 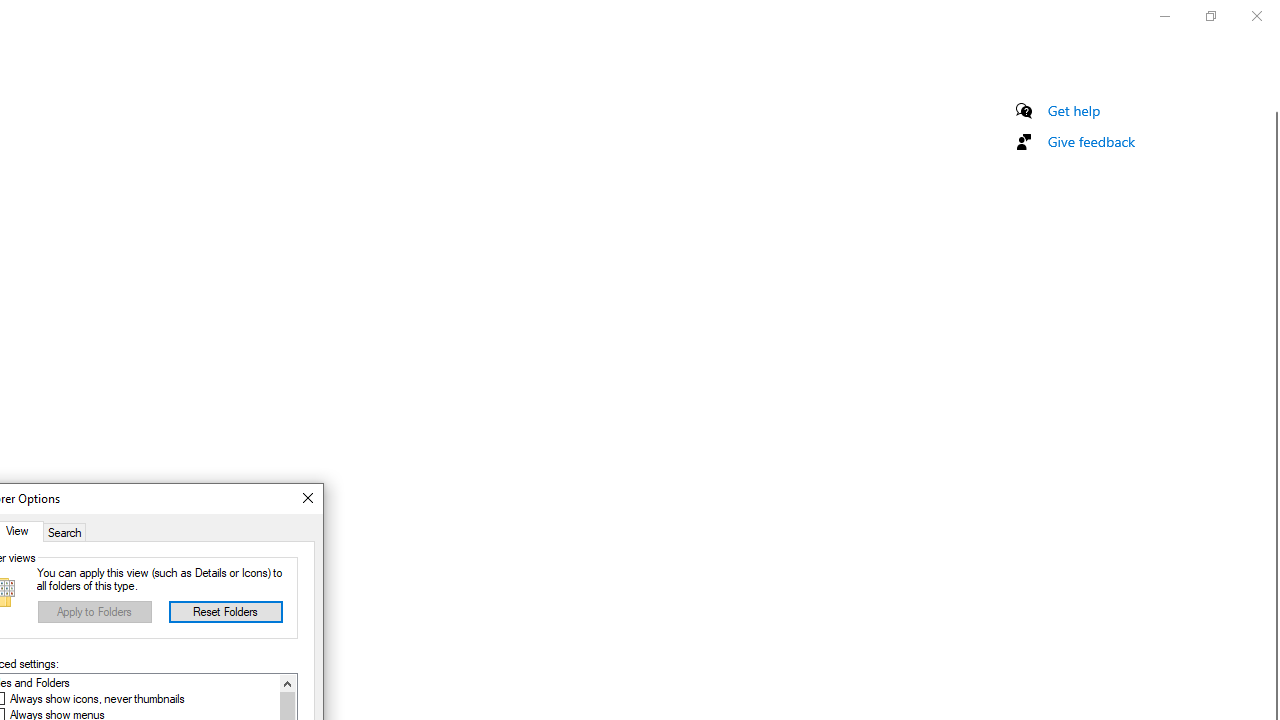 I want to click on 'Always show icons, never thumbnails', so click(x=96, y=698).